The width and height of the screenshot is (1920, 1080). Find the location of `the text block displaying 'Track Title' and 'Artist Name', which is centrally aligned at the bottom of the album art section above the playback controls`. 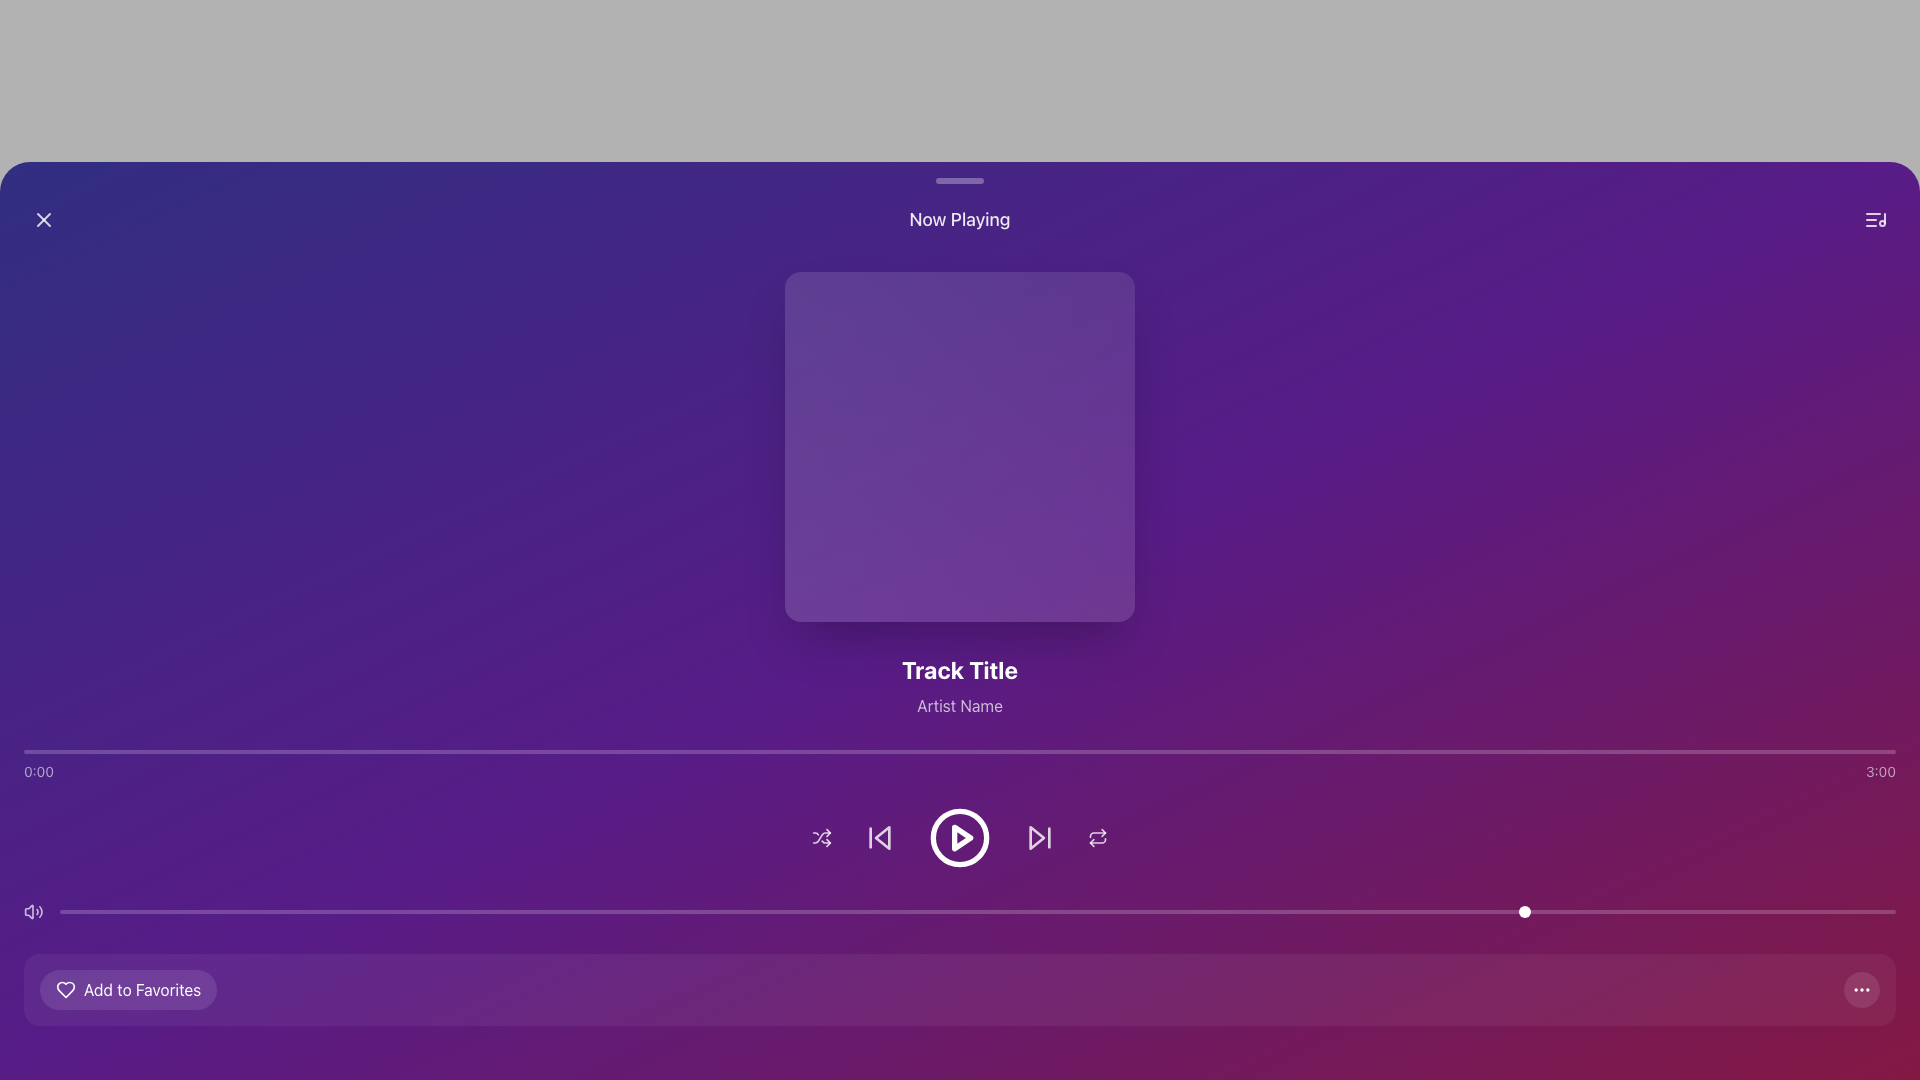

the text block displaying 'Track Title' and 'Artist Name', which is centrally aligned at the bottom of the album art section above the playback controls is located at coordinates (960, 685).